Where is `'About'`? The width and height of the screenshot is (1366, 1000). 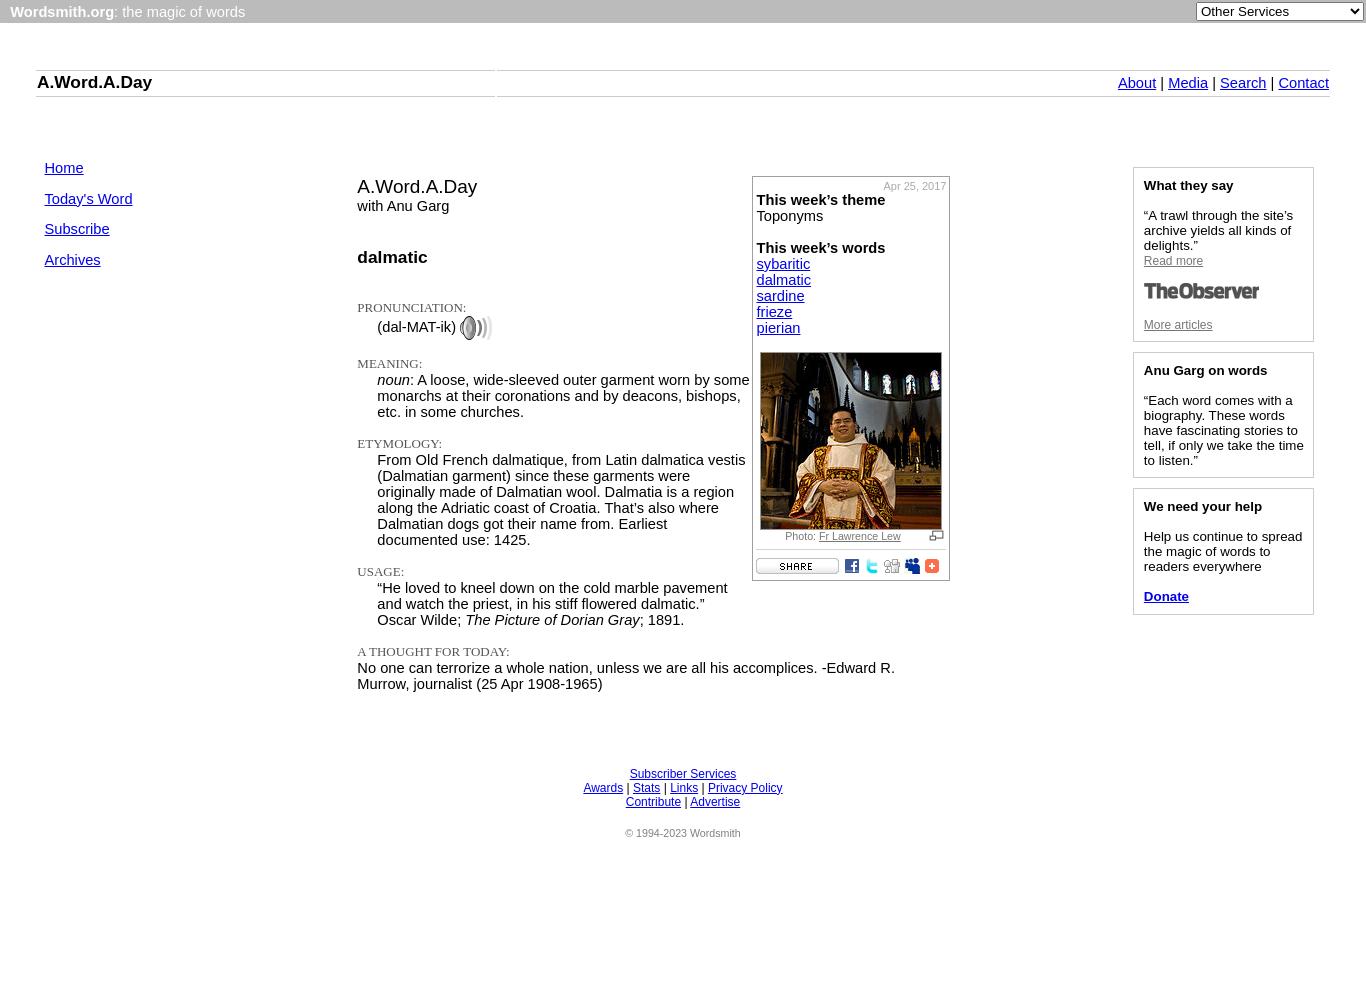 'About' is located at coordinates (1135, 82).